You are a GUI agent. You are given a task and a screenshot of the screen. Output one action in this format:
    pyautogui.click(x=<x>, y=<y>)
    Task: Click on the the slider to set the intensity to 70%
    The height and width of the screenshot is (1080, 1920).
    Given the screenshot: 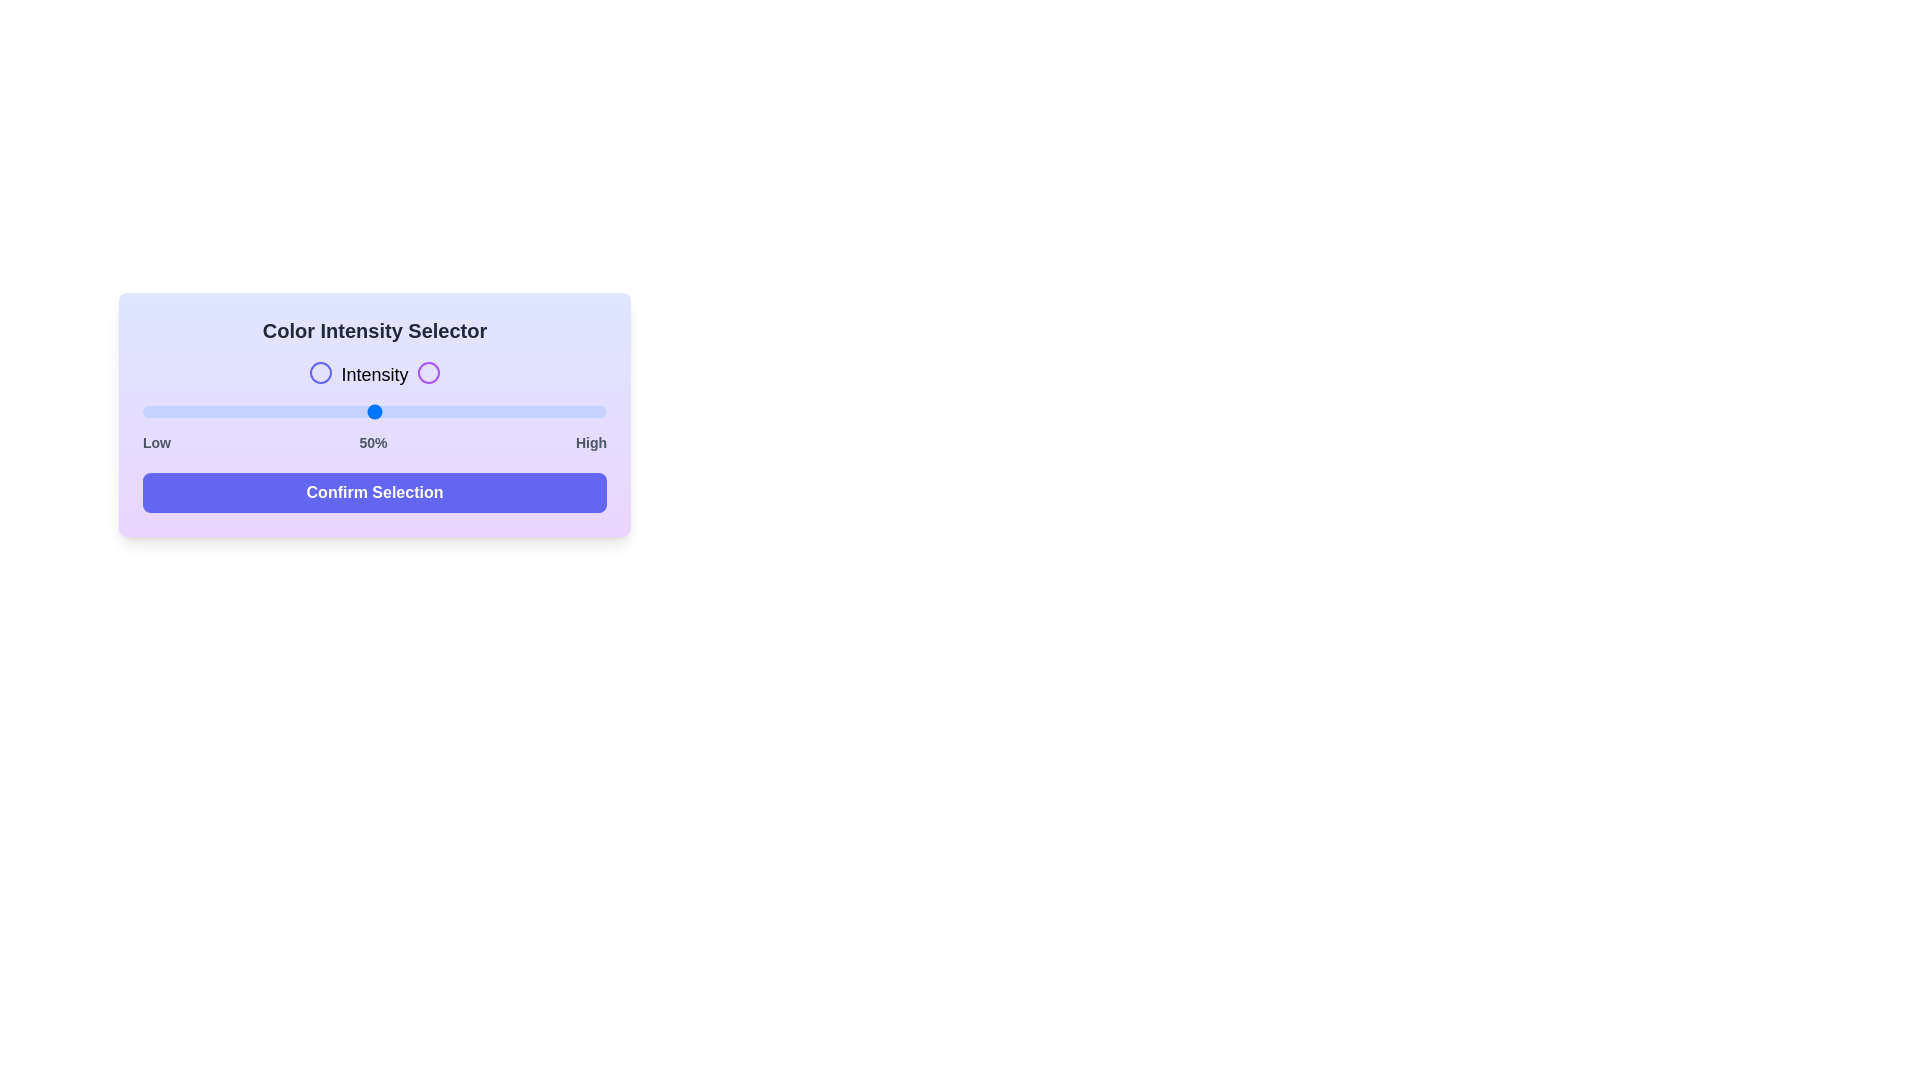 What is the action you would take?
    pyautogui.click(x=466, y=411)
    